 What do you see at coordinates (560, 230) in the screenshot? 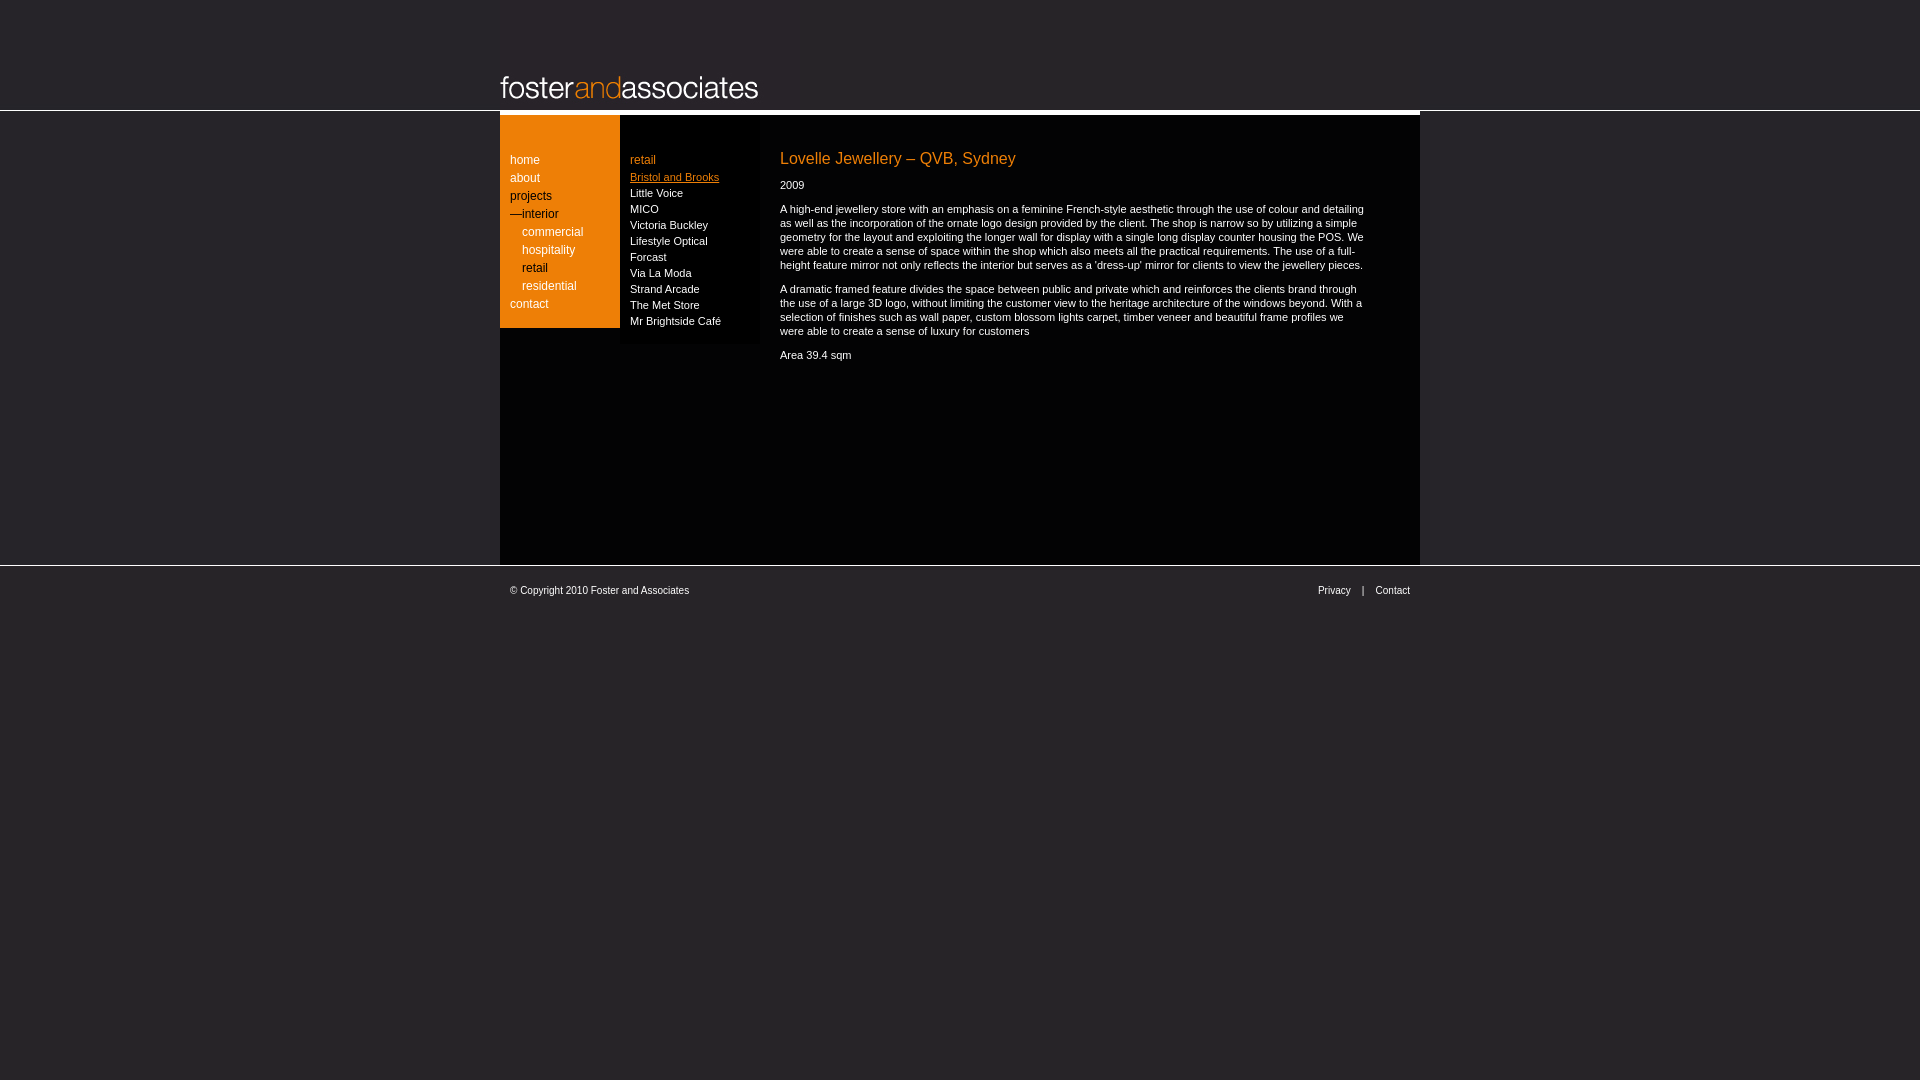
I see `'commercial'` at bounding box center [560, 230].